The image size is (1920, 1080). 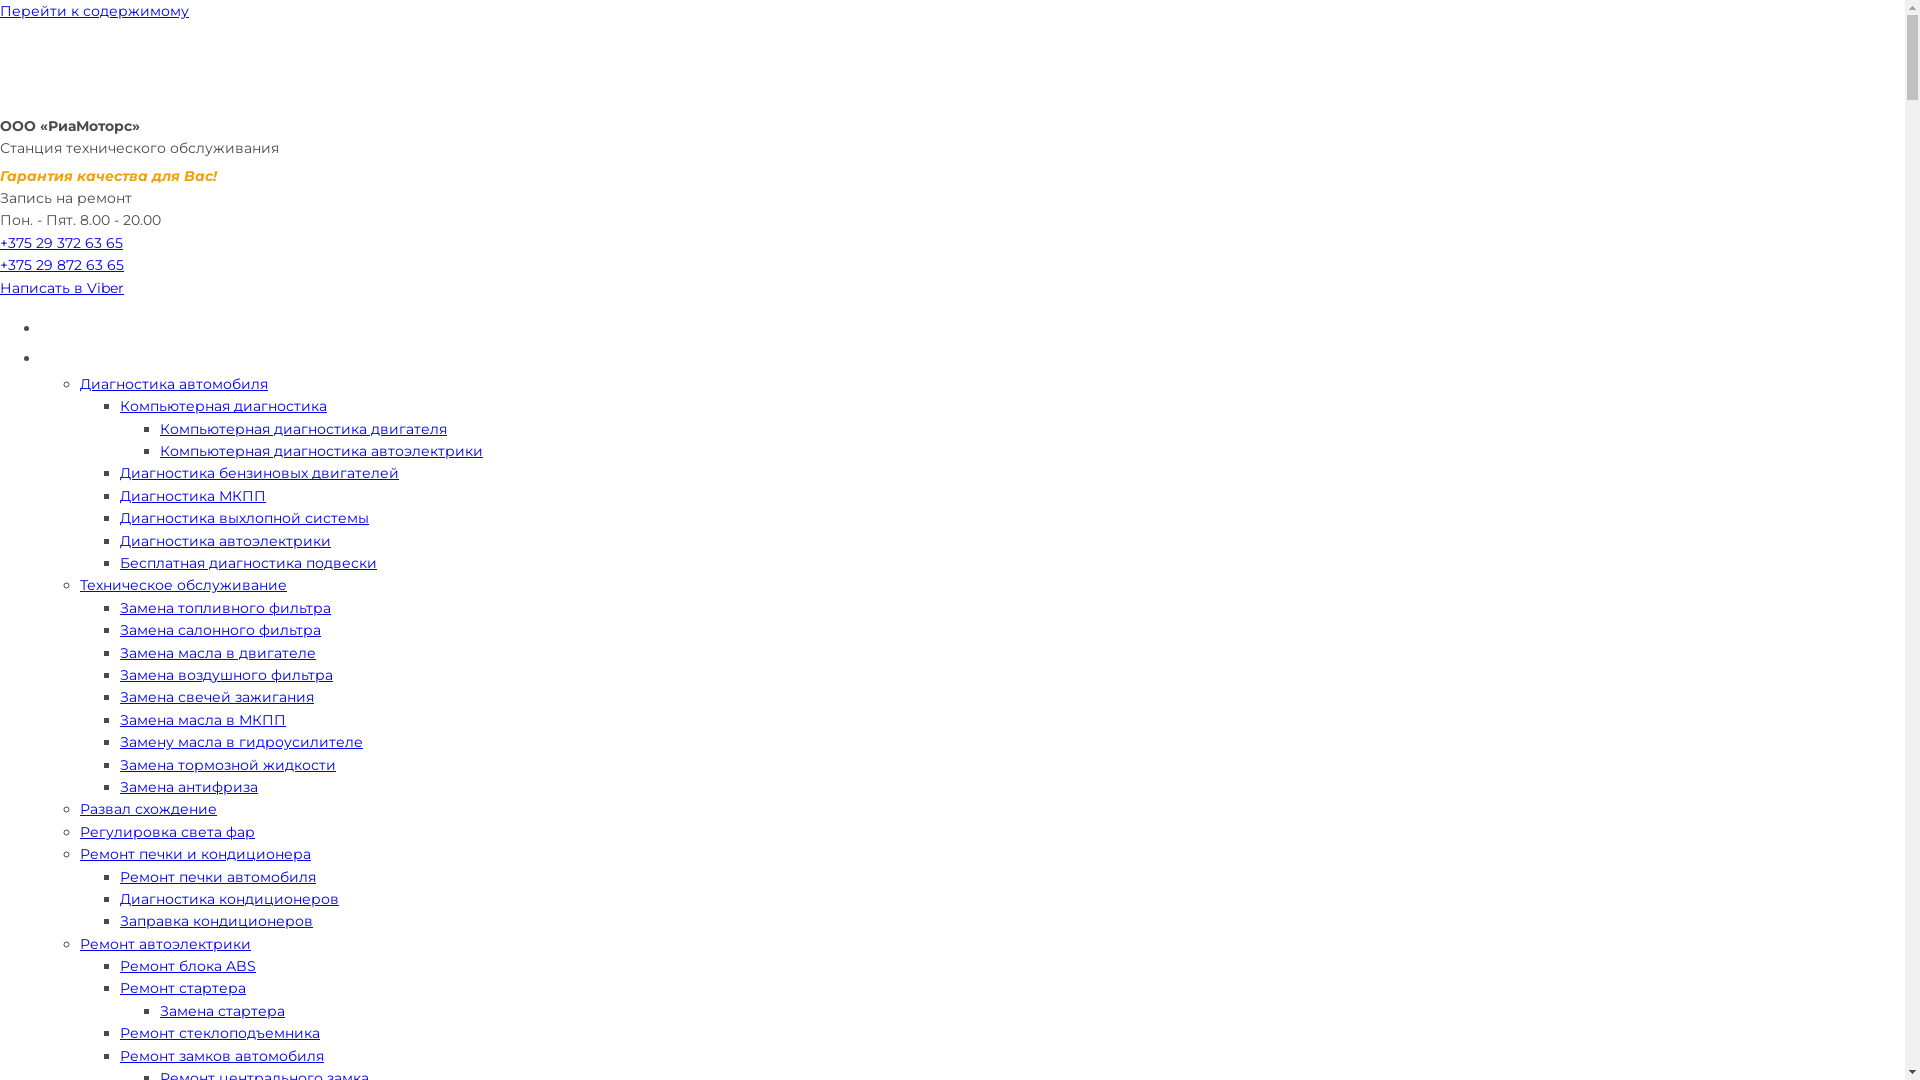 I want to click on '+375 29 872 63 65', so click(x=62, y=264).